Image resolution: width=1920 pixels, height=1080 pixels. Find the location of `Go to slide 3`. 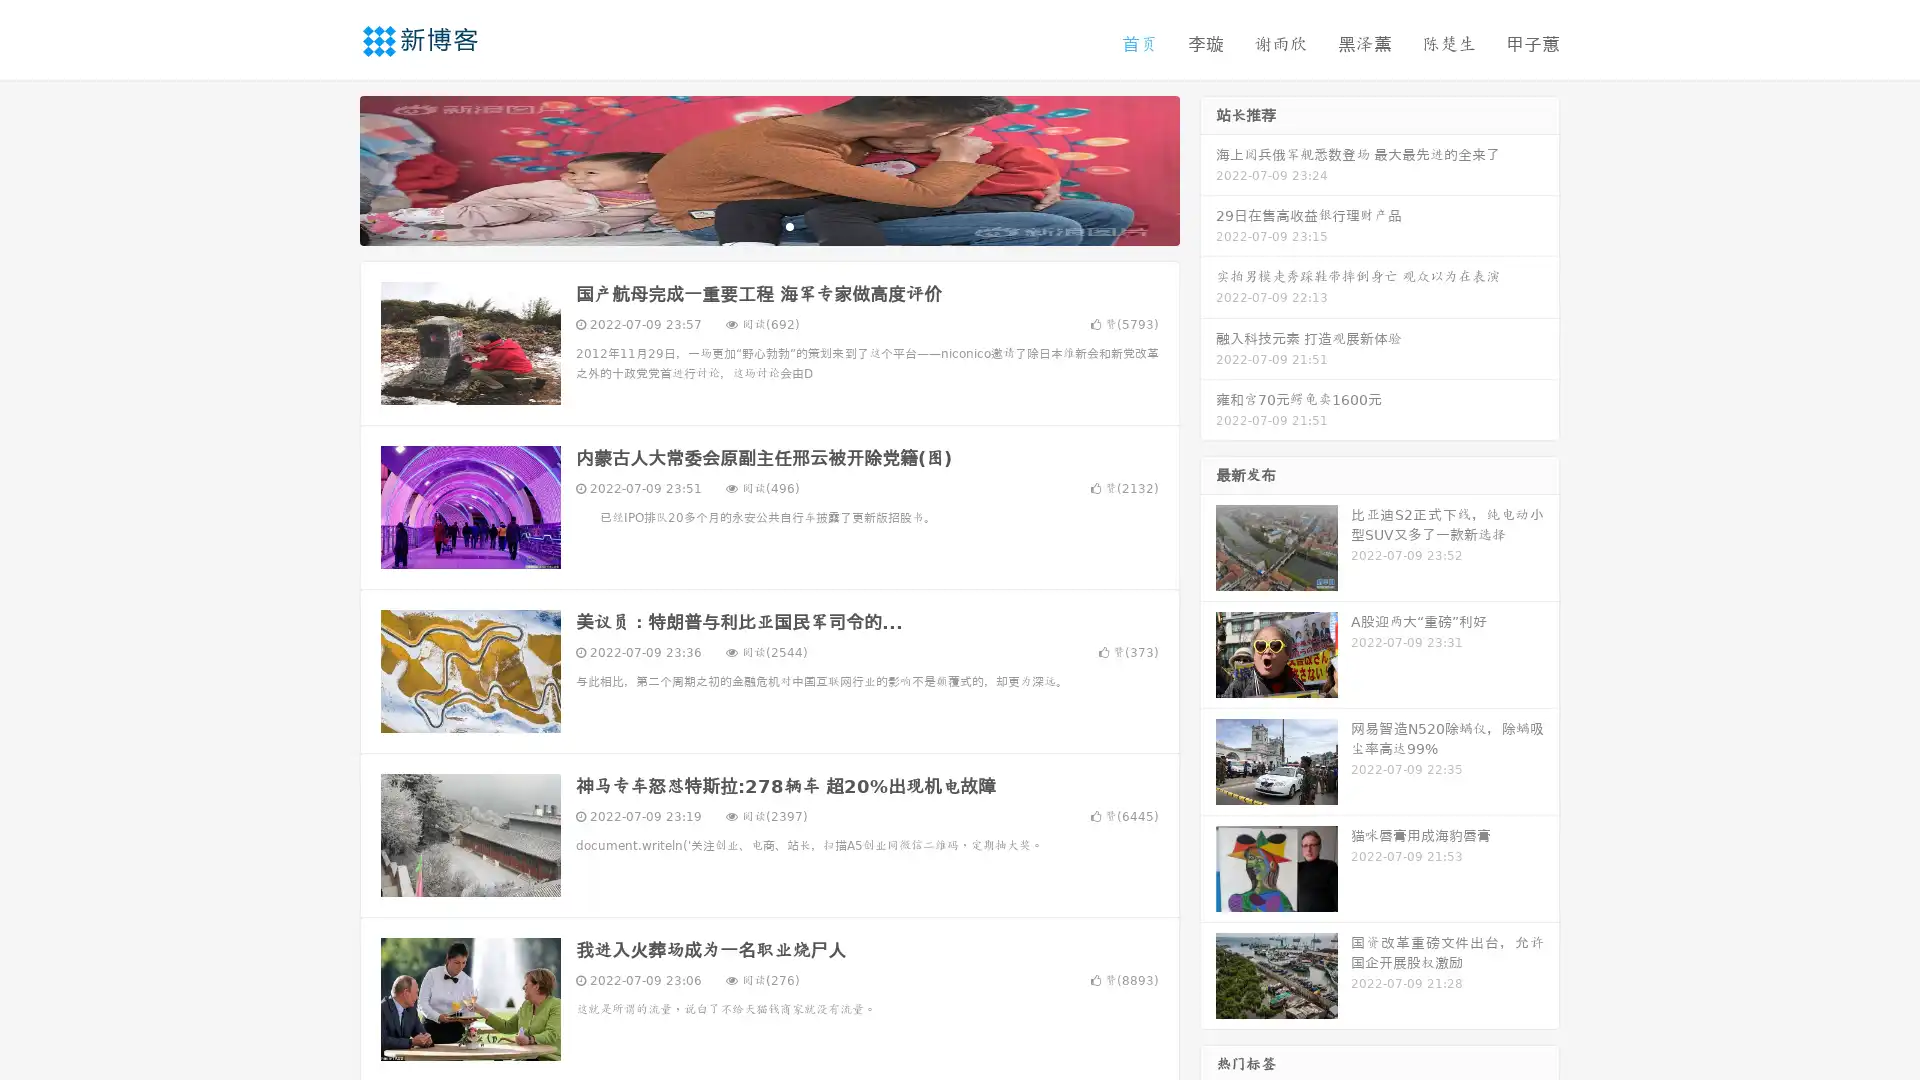

Go to slide 3 is located at coordinates (789, 225).